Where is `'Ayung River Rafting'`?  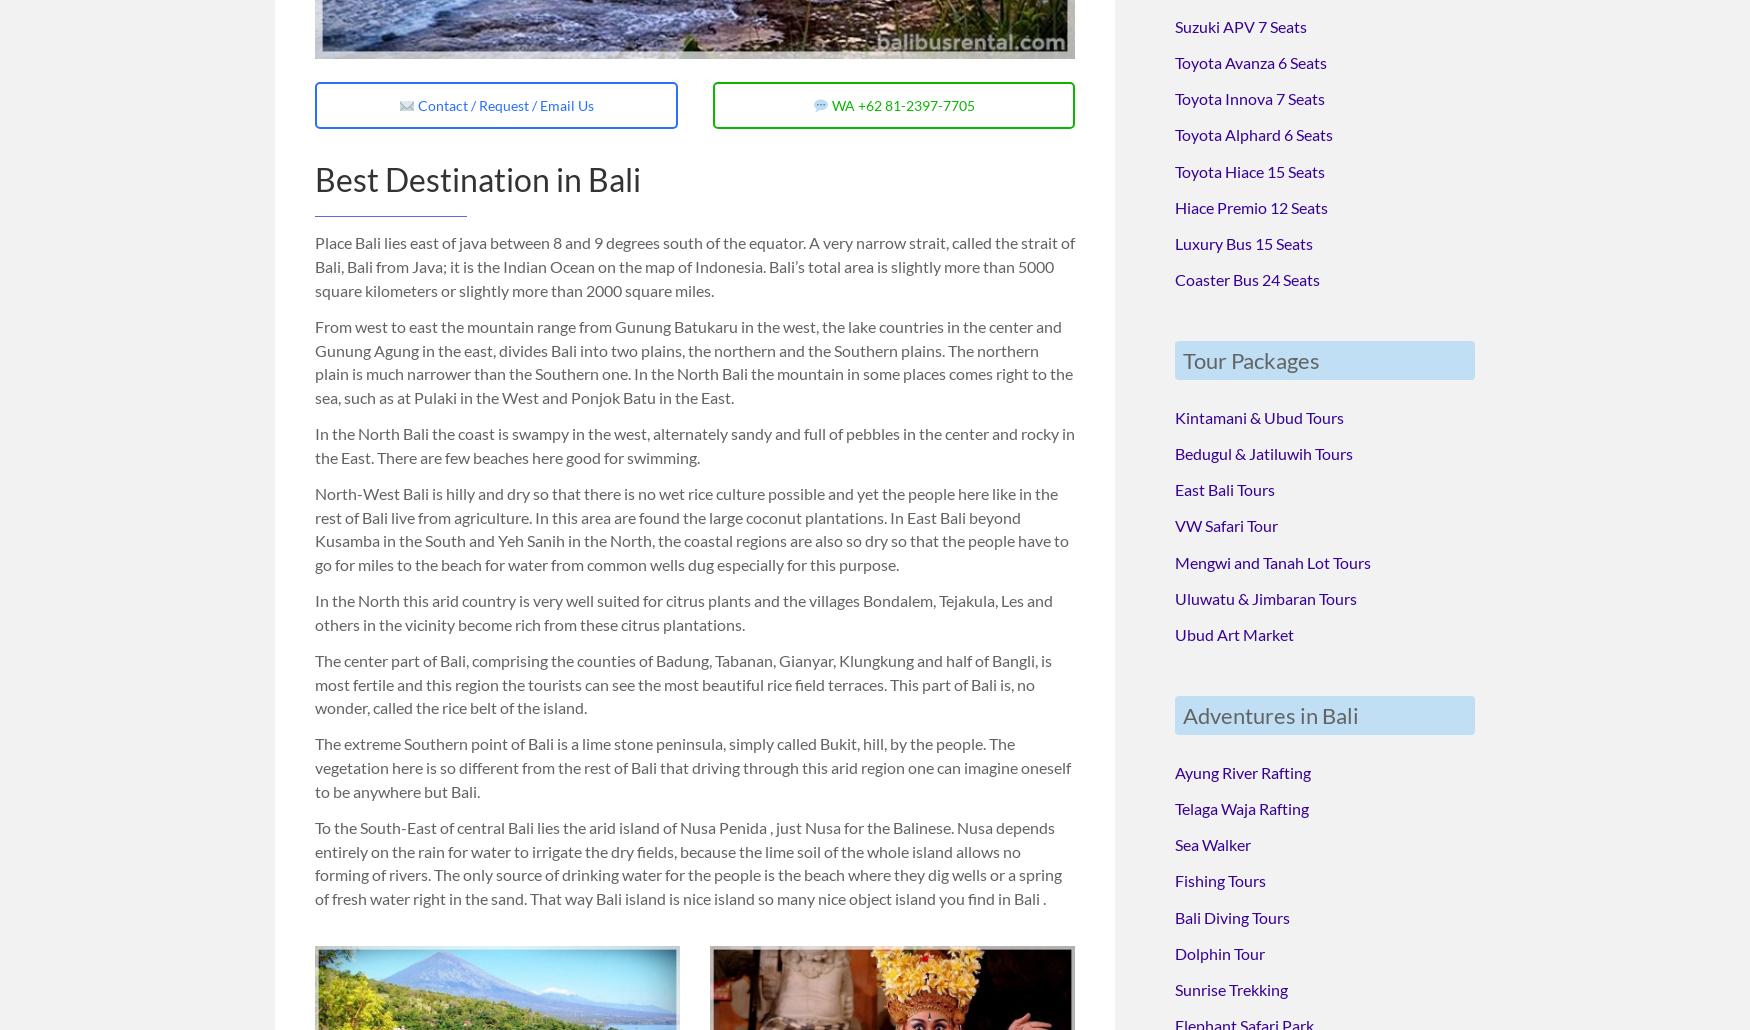
'Ayung River Rafting' is located at coordinates (1243, 768).